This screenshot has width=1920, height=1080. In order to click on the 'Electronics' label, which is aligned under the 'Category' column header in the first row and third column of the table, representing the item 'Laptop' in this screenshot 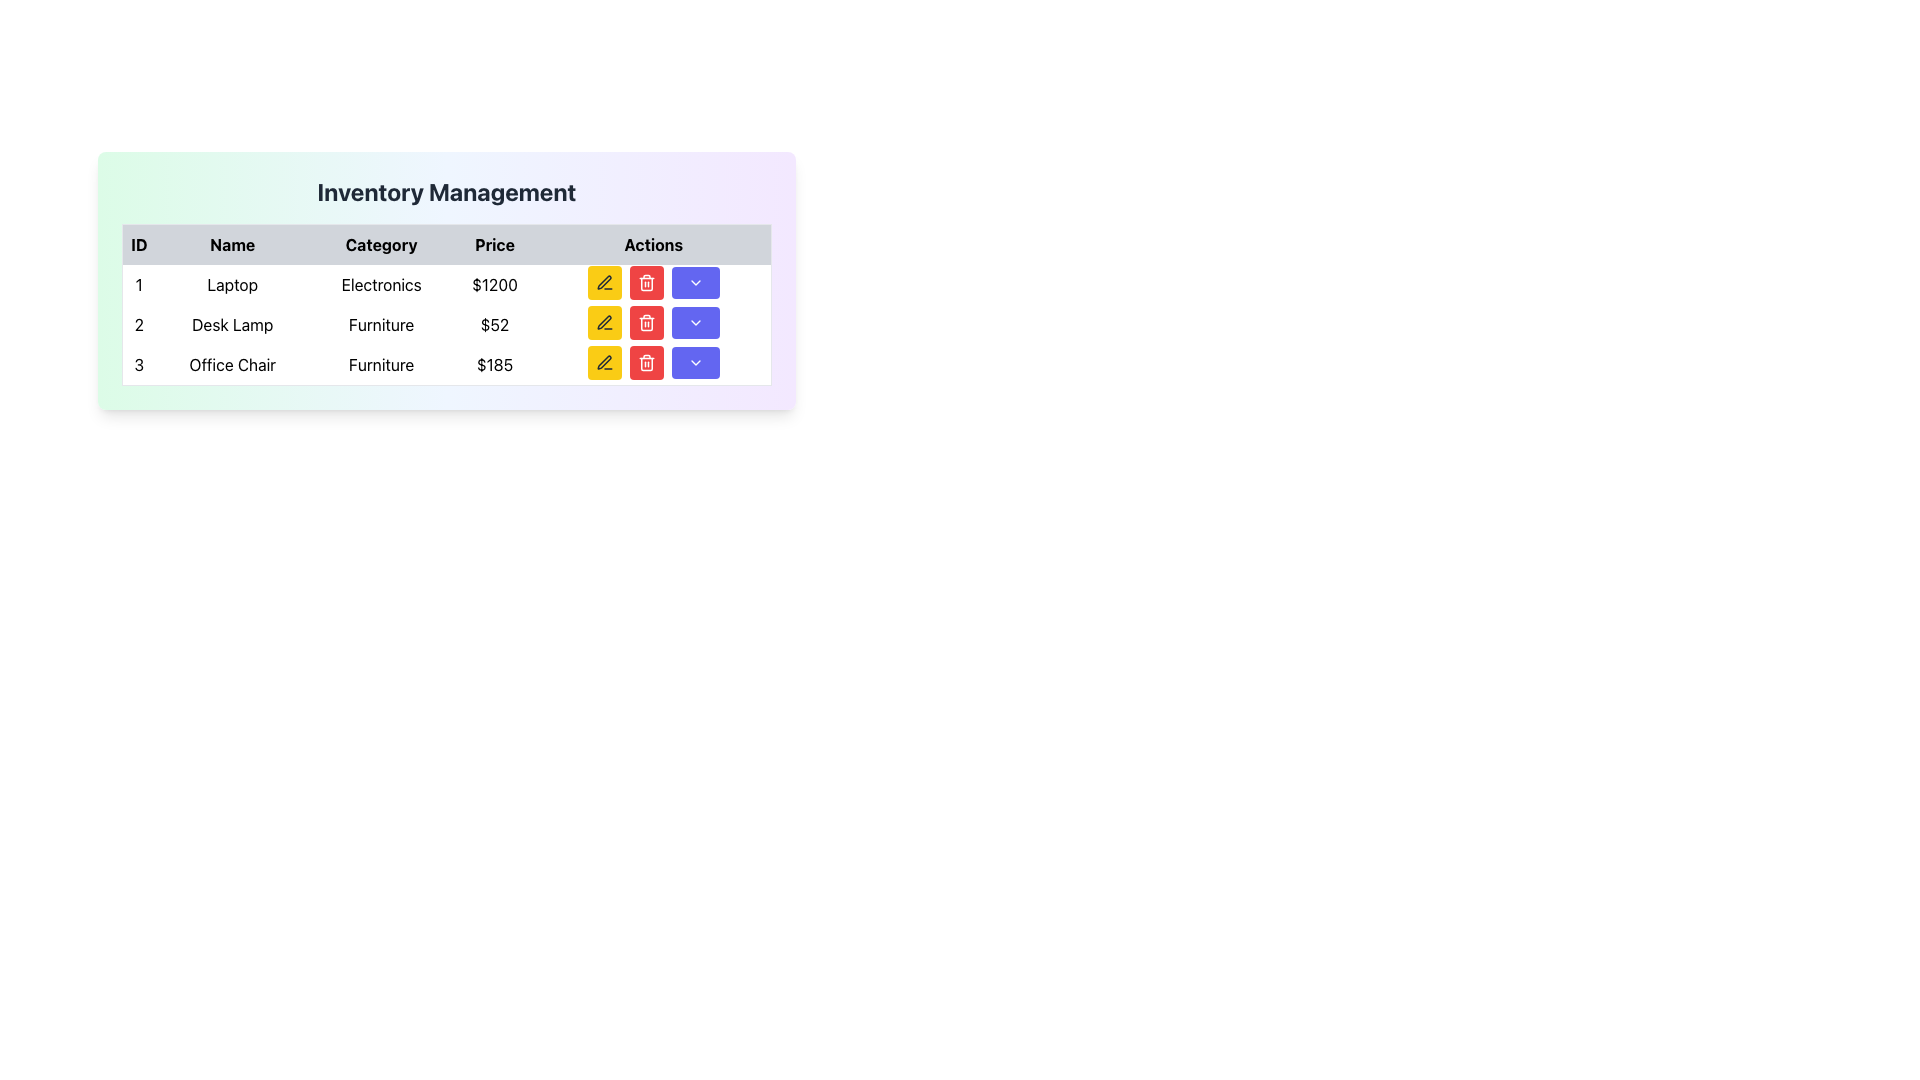, I will do `click(381, 285)`.